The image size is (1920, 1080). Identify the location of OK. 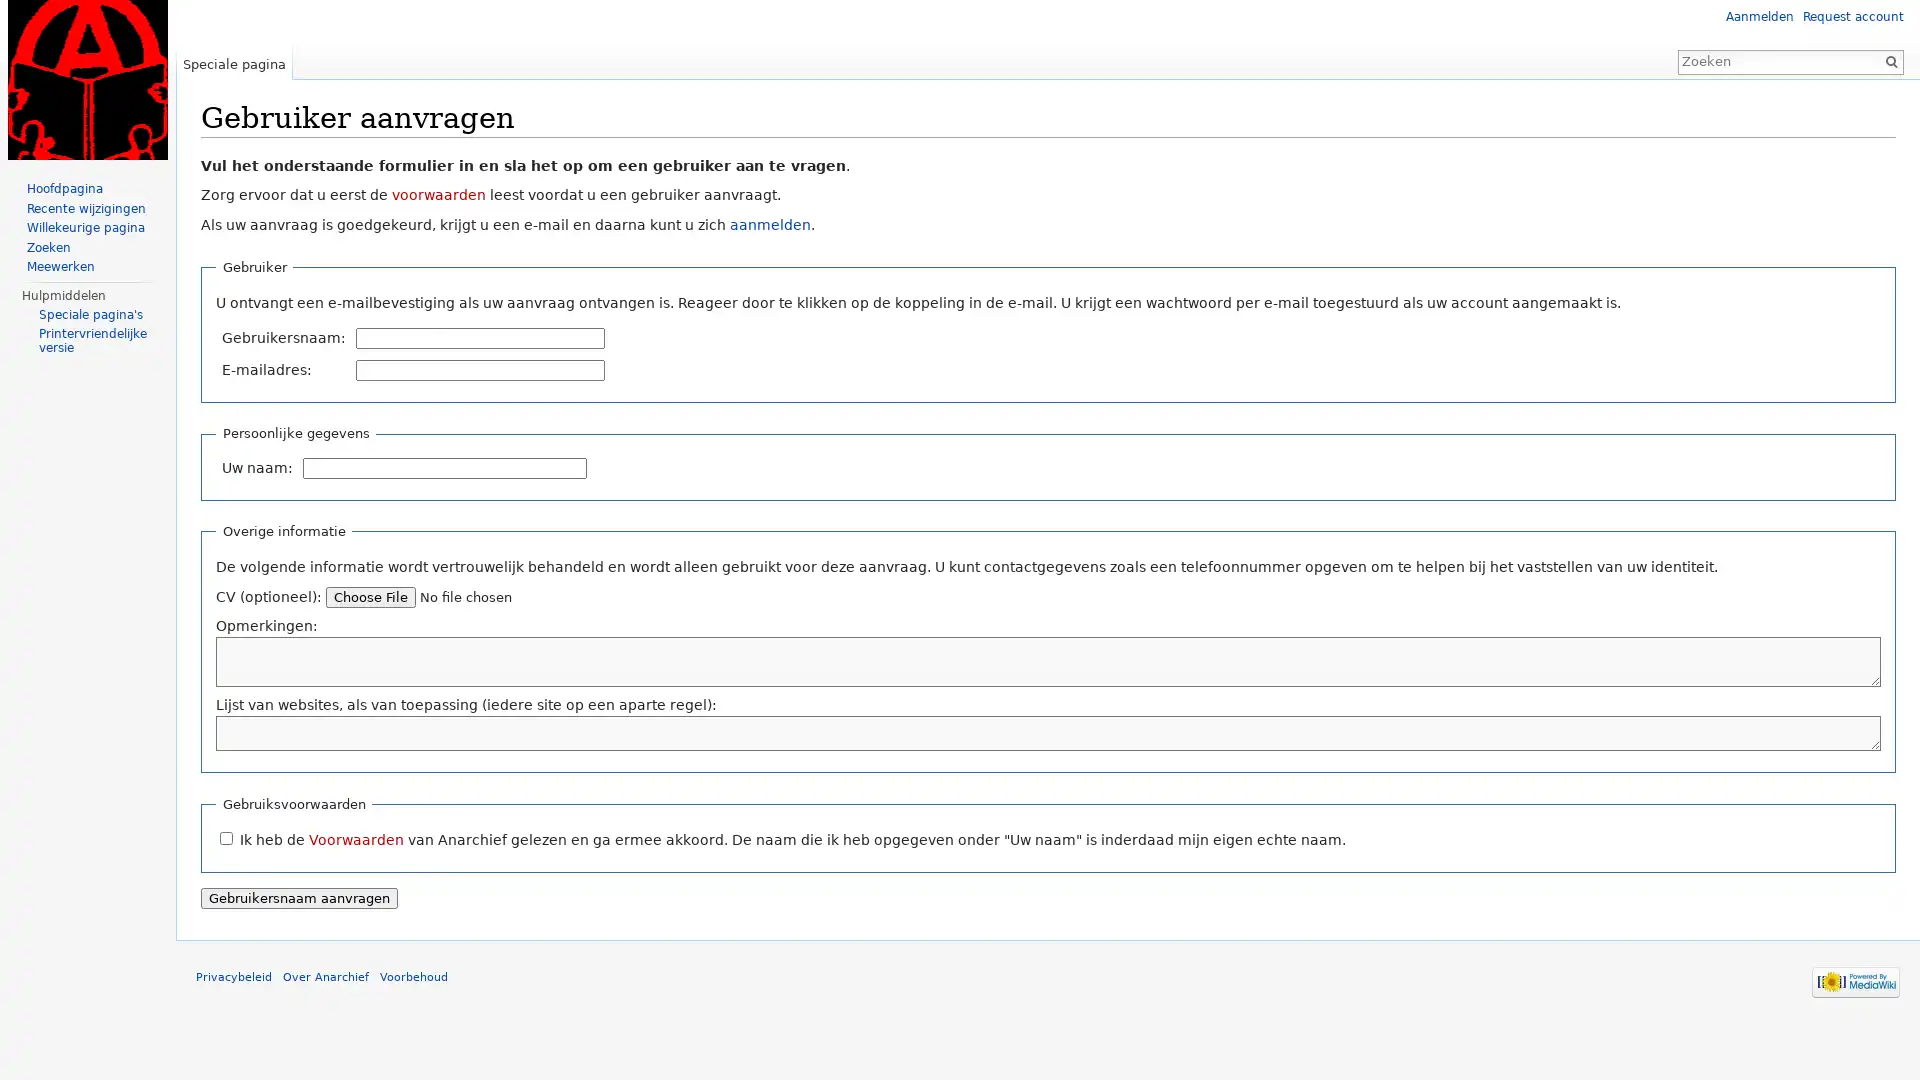
(1890, 60).